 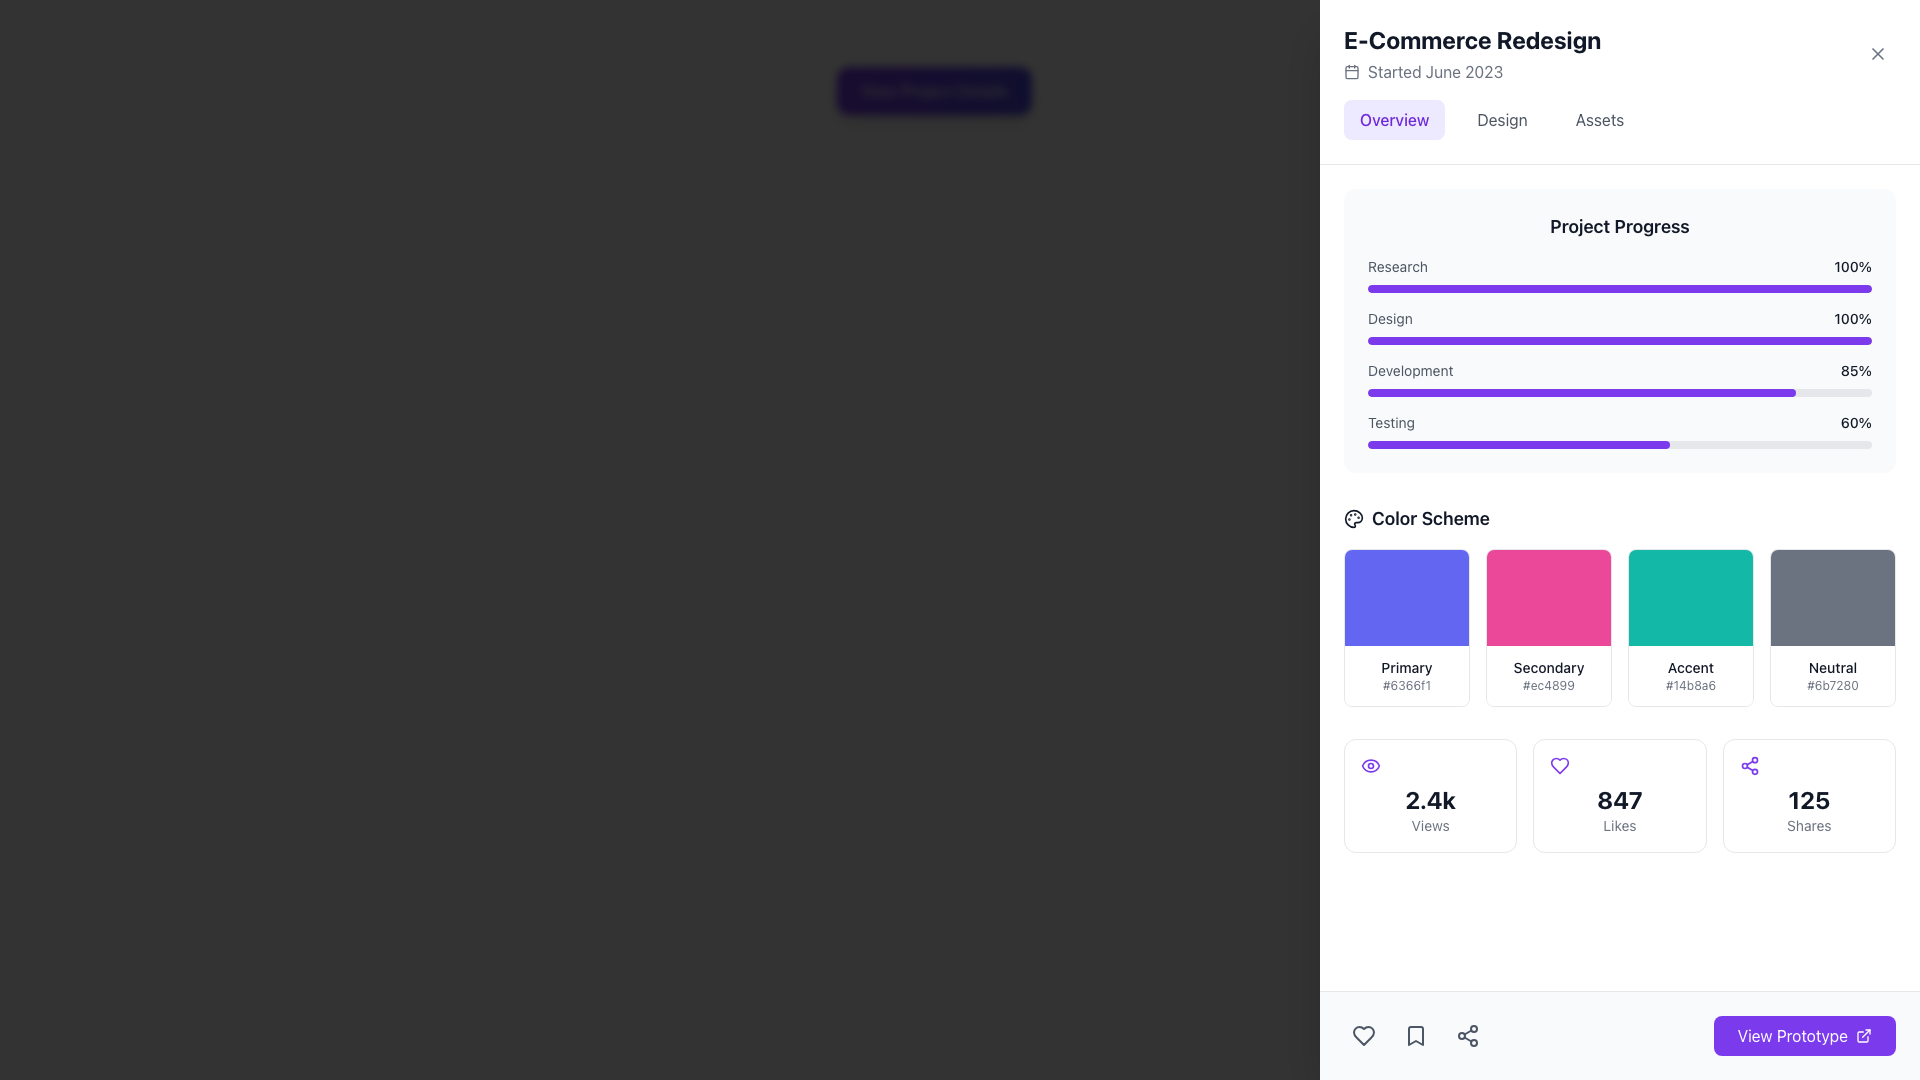 I want to click on the horizontal progress bar indicating 100% completion for the 'Design' metric, which is styled with a rounded appearance and is positioned below the 'Design' label, so click(x=1620, y=339).